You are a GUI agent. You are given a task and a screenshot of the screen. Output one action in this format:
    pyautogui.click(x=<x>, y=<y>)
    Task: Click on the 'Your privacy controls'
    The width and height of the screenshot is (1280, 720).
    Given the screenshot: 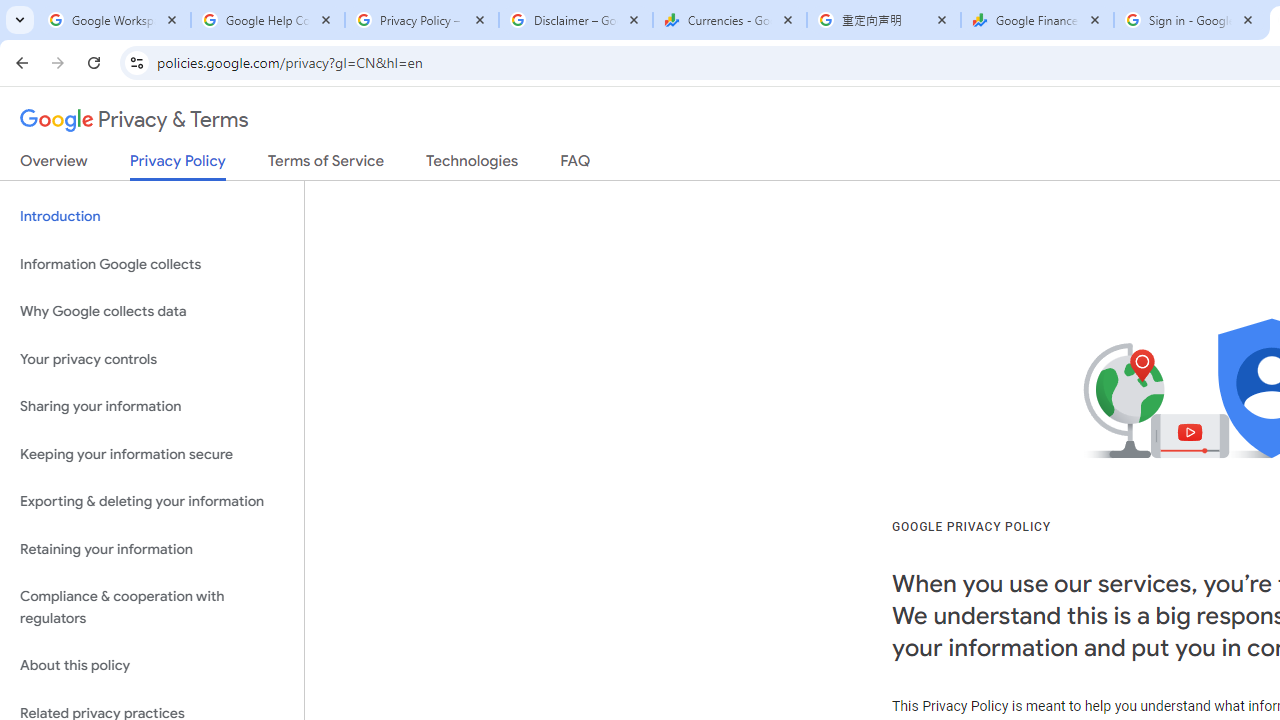 What is the action you would take?
    pyautogui.click(x=151, y=358)
    